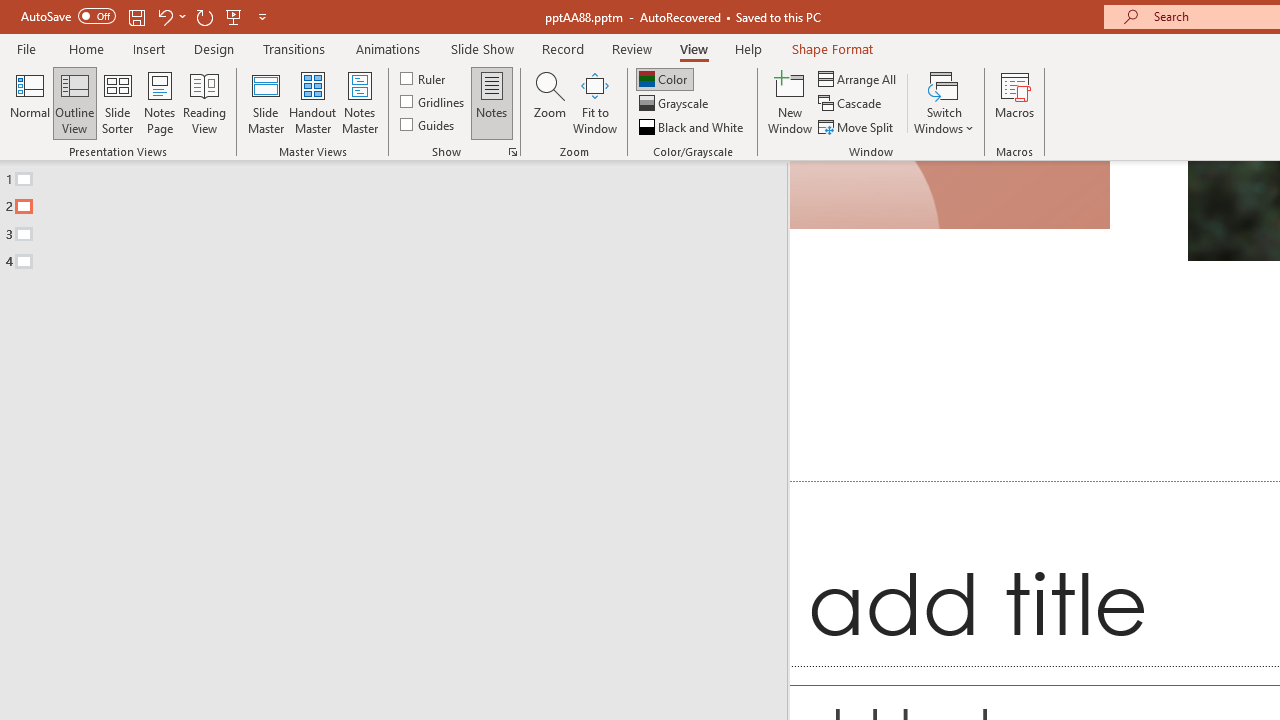 This screenshot has height=720, width=1280. Describe the element at coordinates (74, 103) in the screenshot. I see `'Outline View'` at that location.